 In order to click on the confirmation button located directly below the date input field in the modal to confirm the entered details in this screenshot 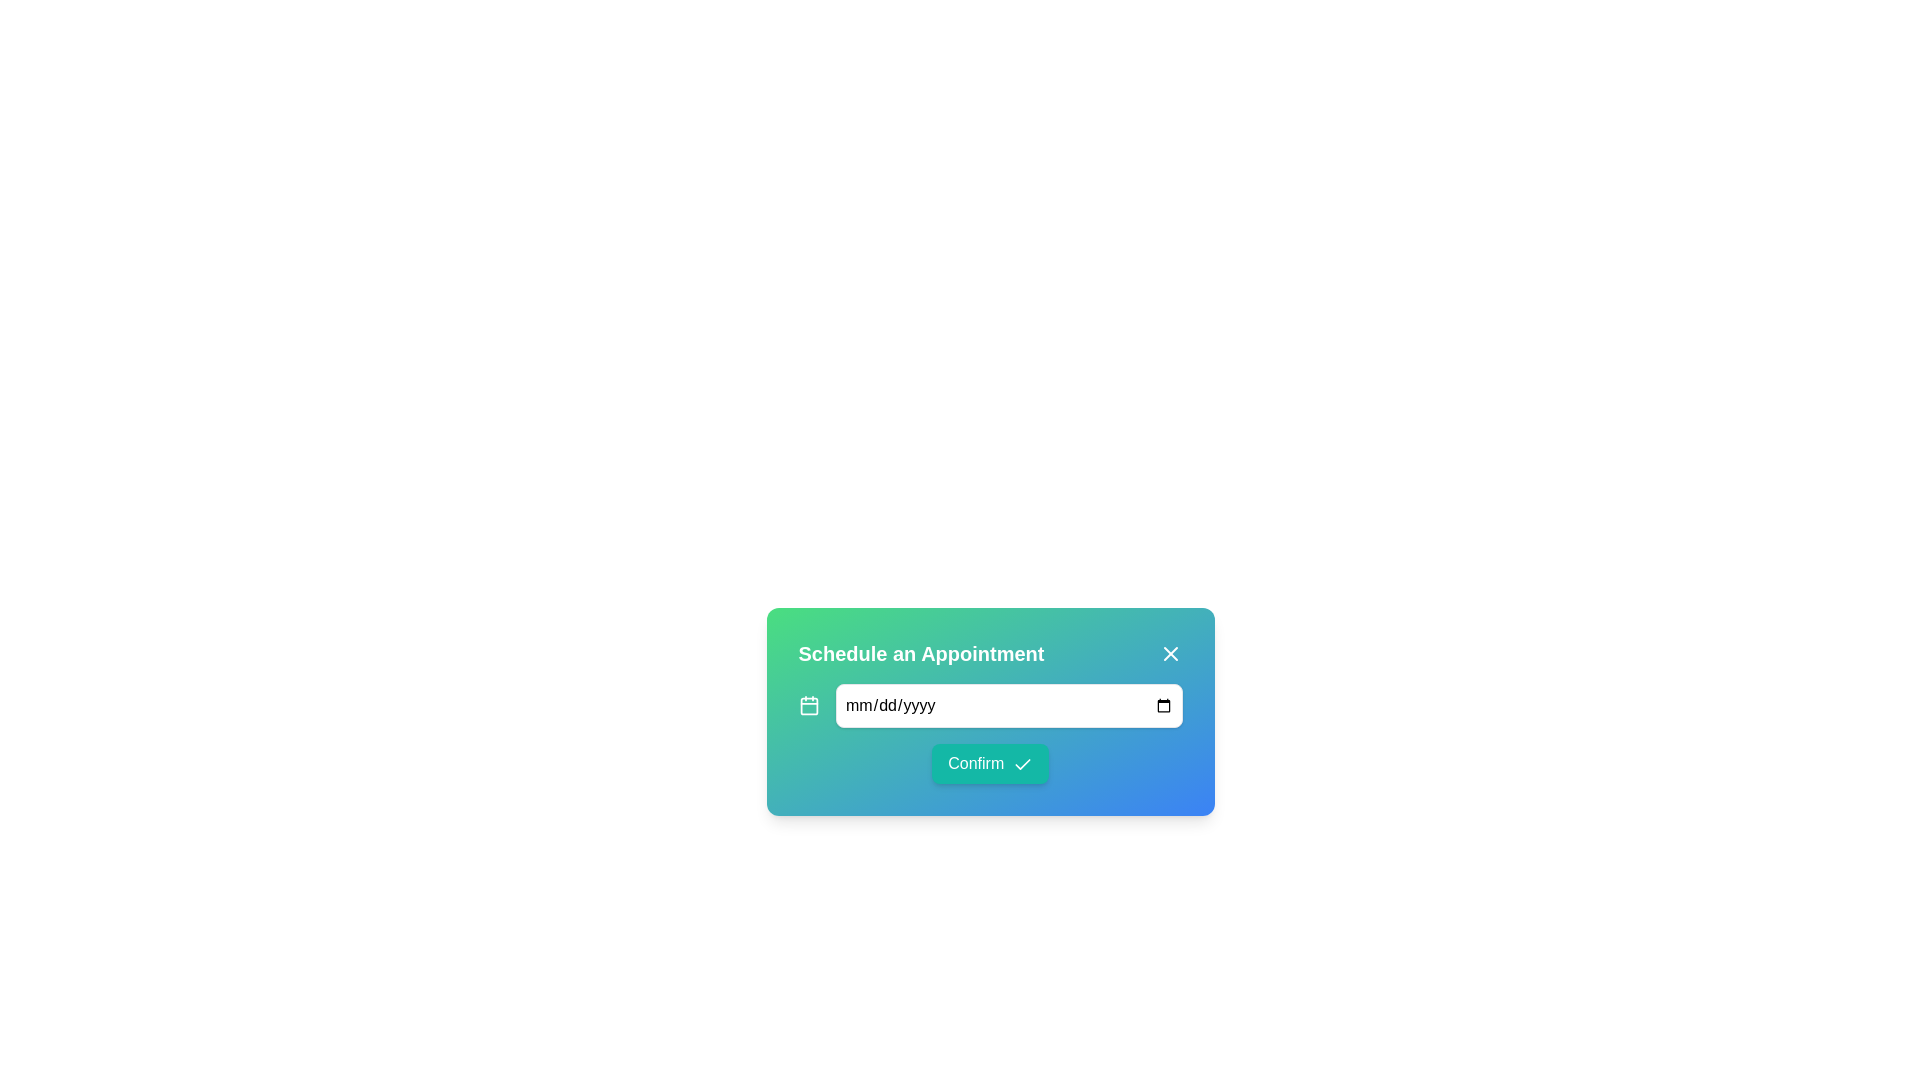, I will do `click(990, 733)`.